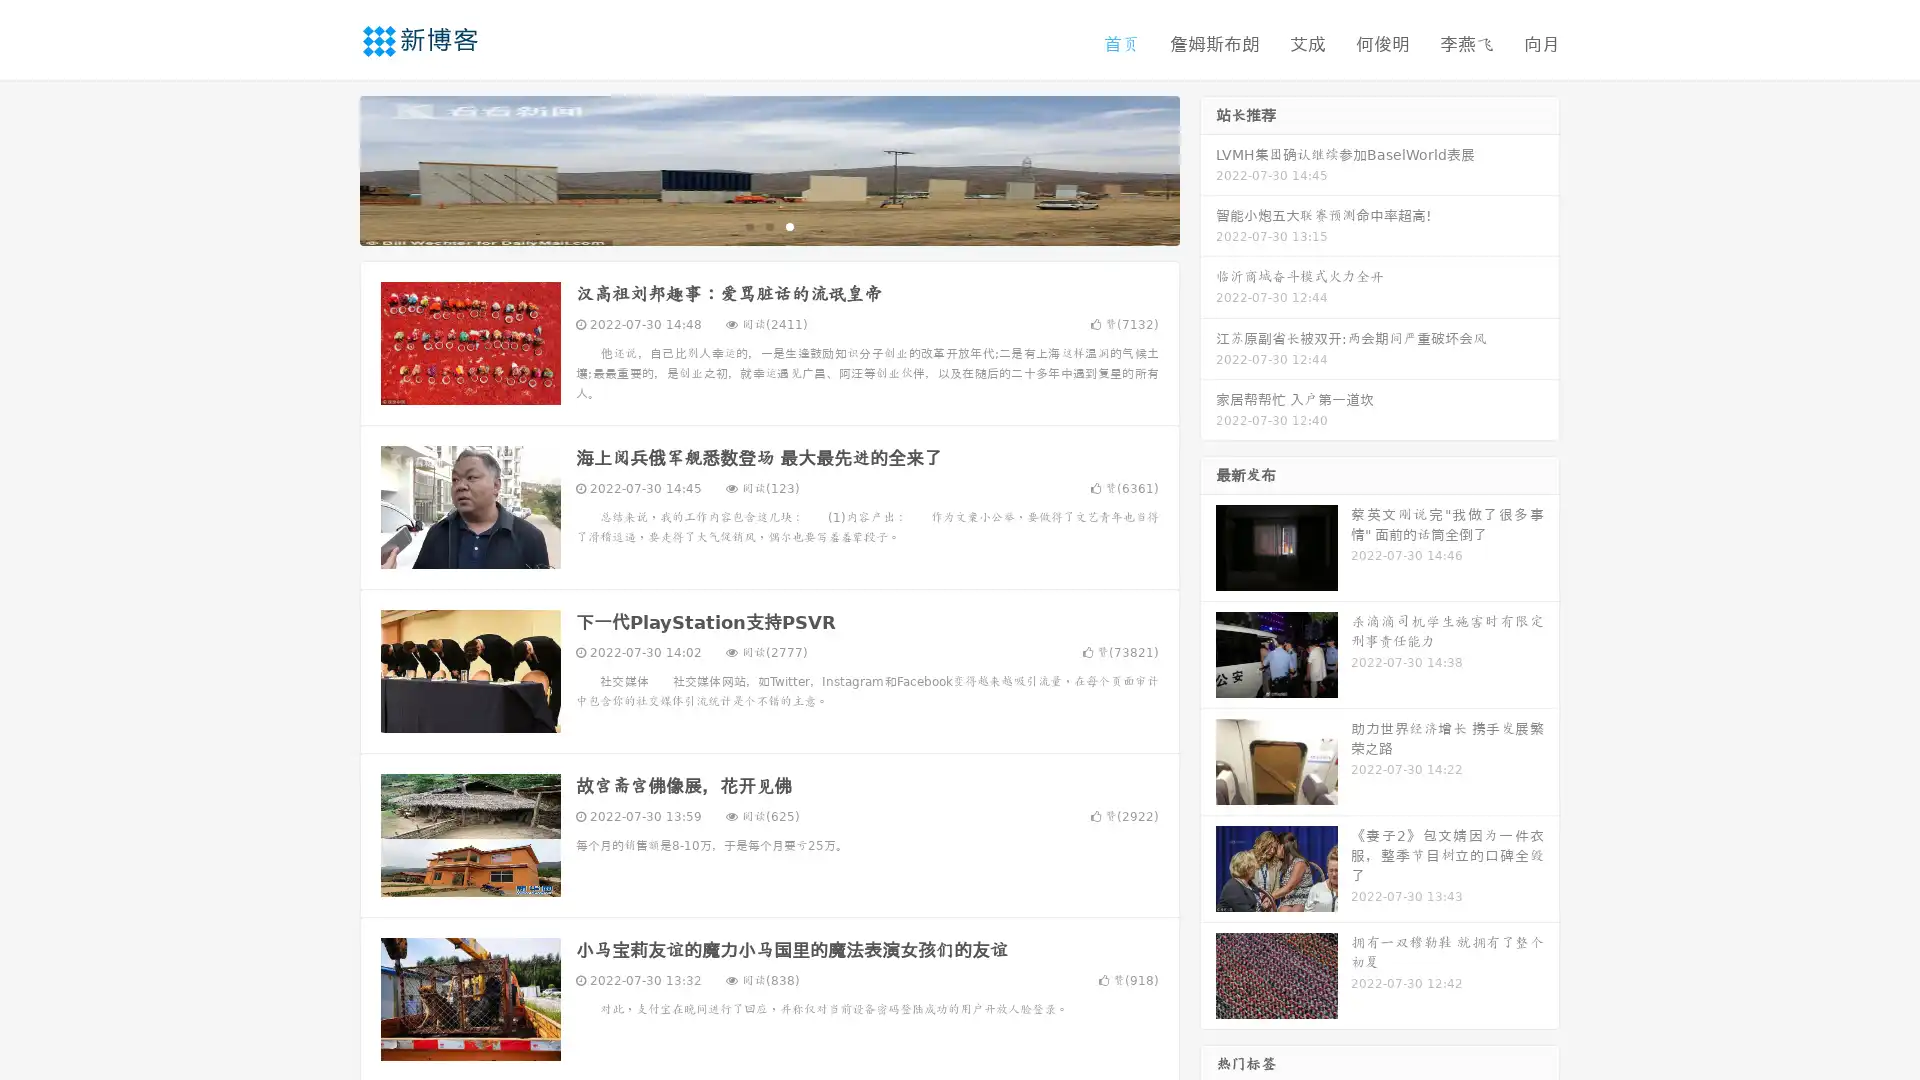 This screenshot has height=1080, width=1920. What do you see at coordinates (330, 168) in the screenshot?
I see `Previous slide` at bounding box center [330, 168].